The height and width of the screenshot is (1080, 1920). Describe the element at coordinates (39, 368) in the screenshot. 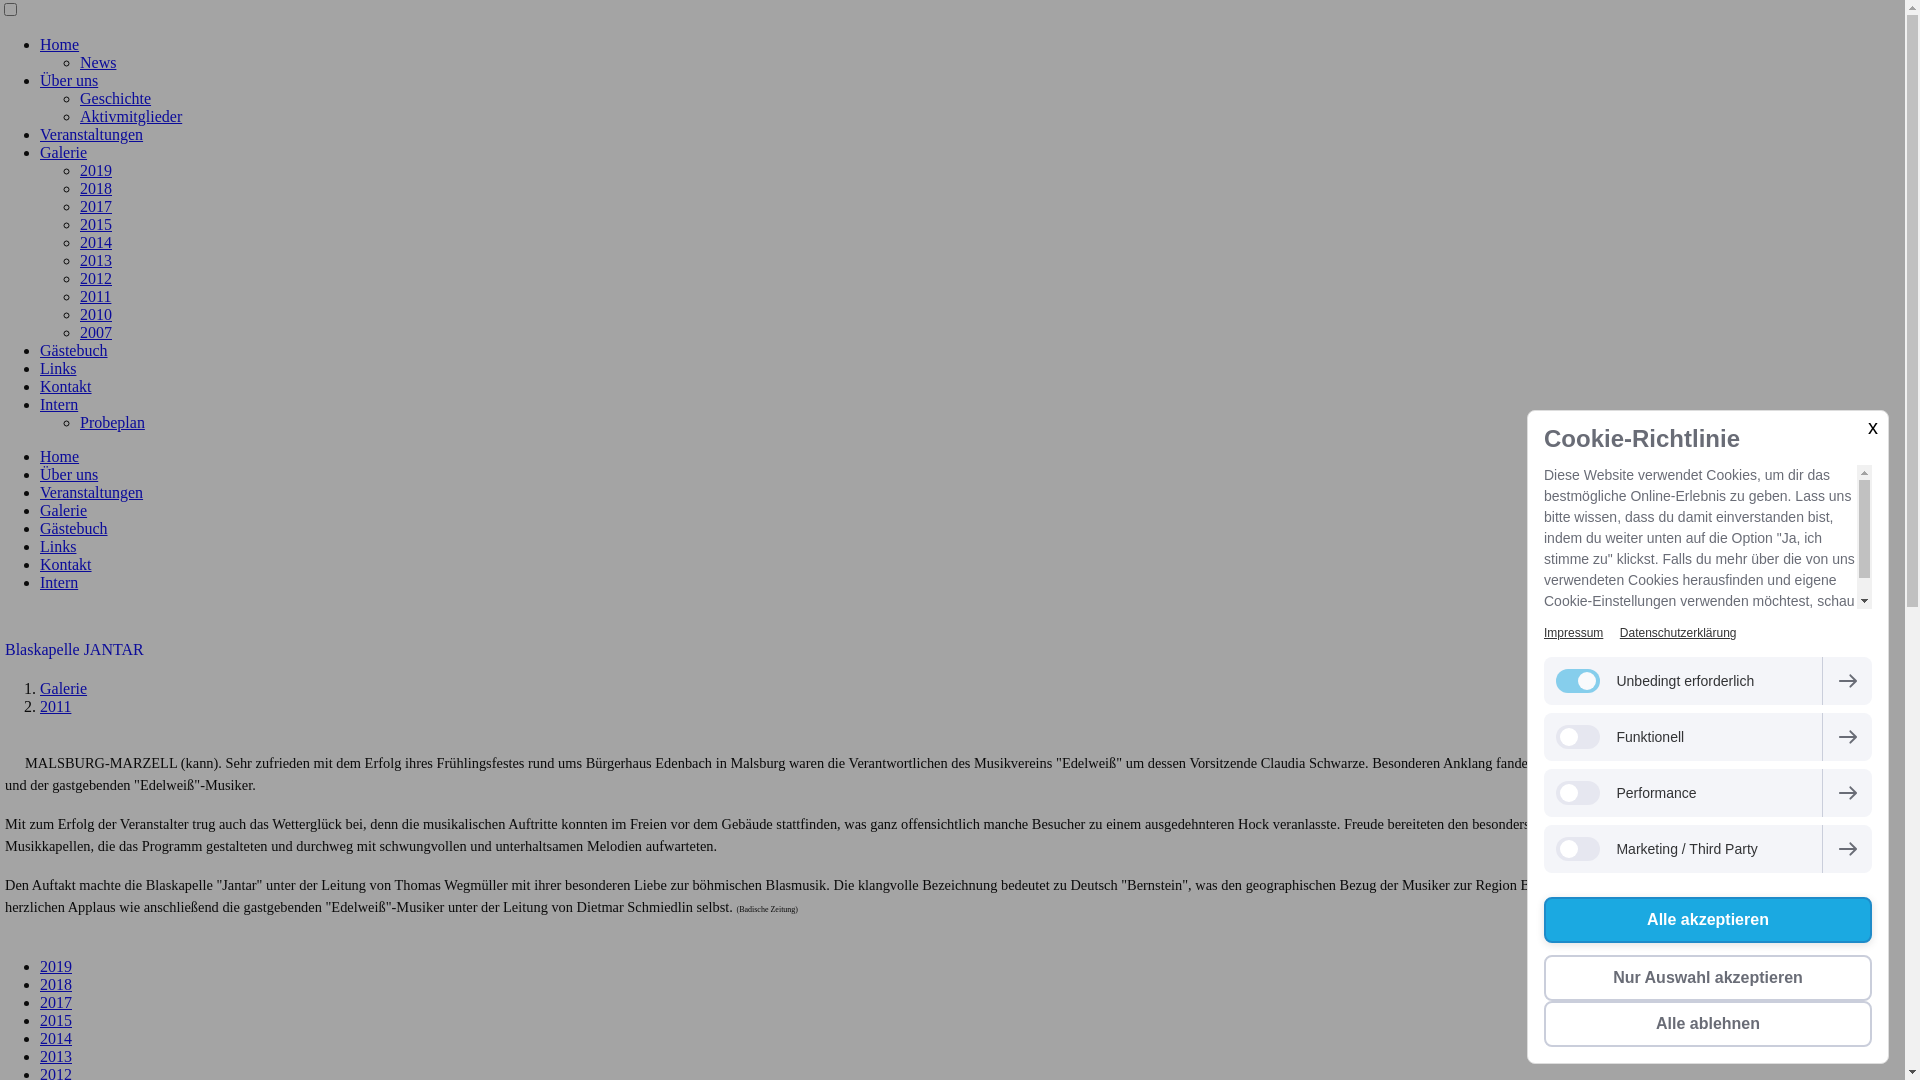

I see `'Links'` at that location.